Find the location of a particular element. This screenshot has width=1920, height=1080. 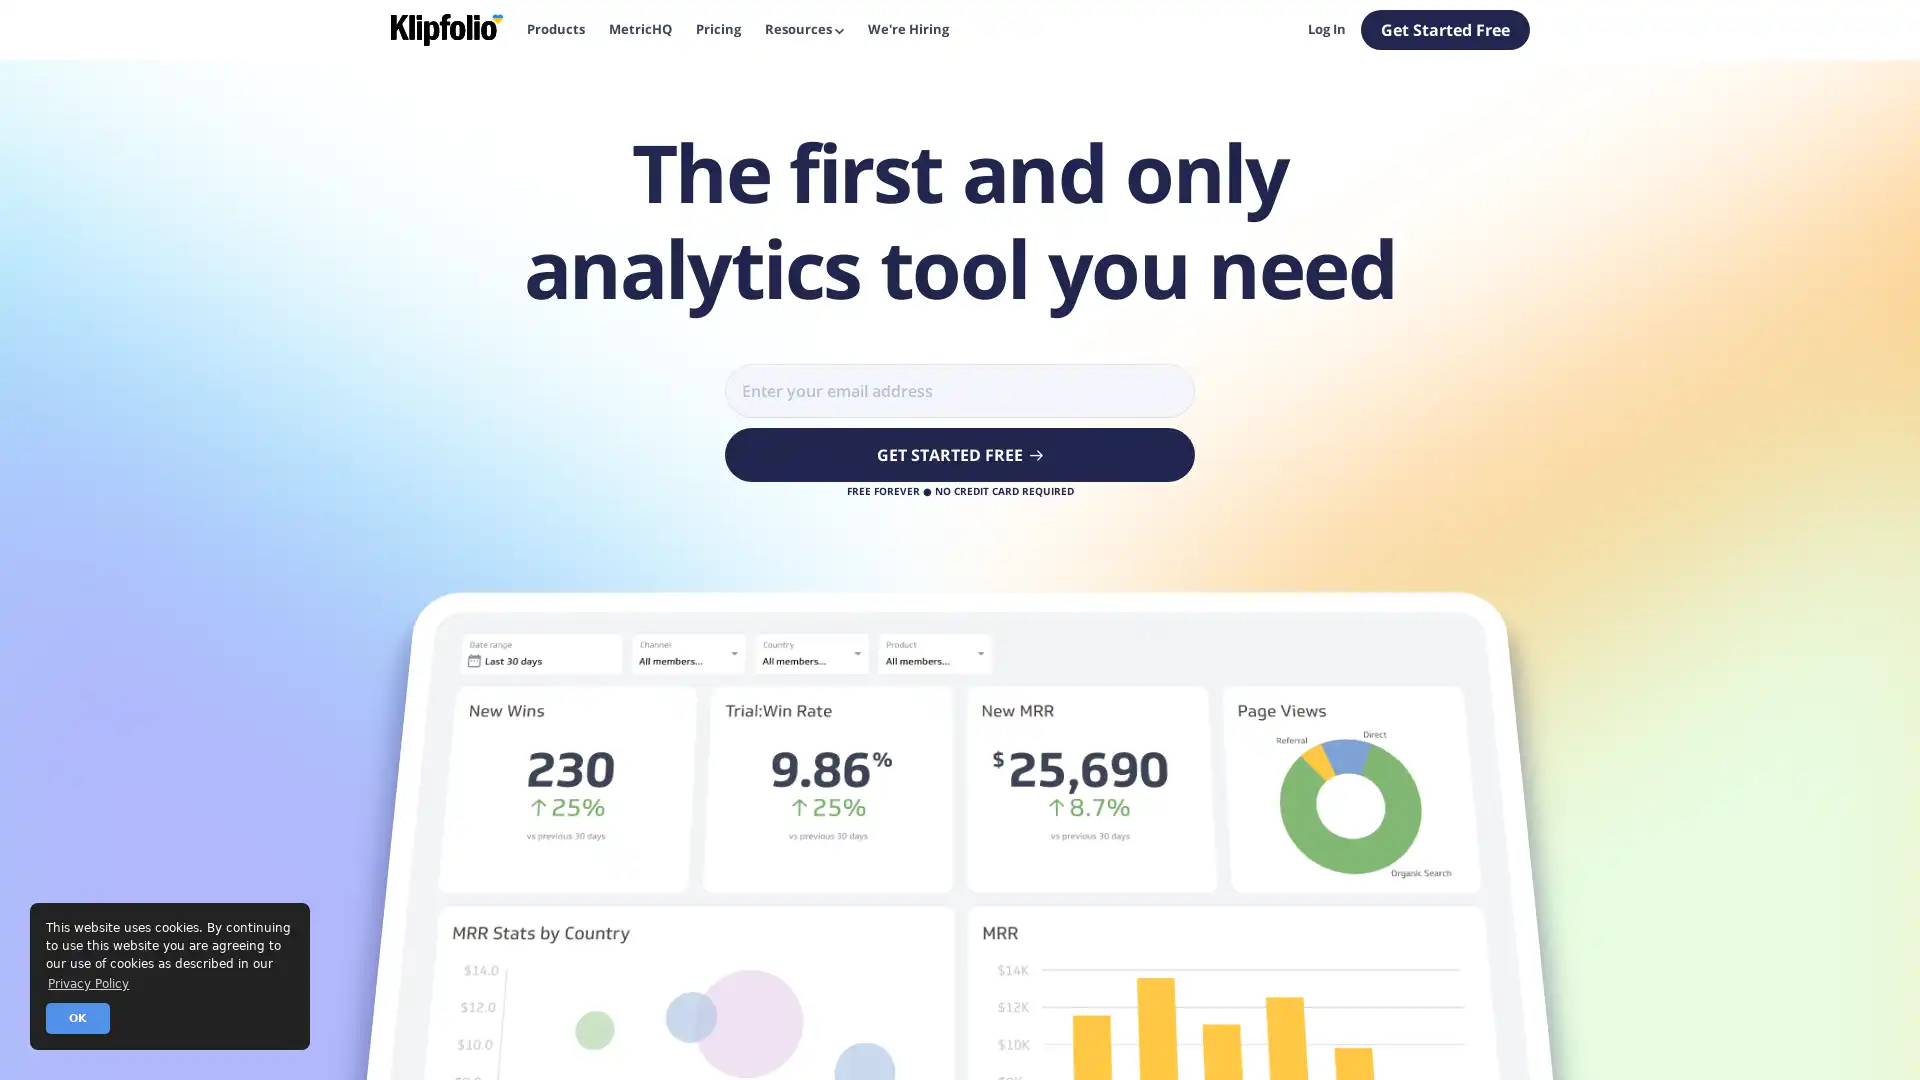

FREE FOREVER  NO CREDIT CARD REQUIRED GET STARTED FREER is located at coordinates (960, 455).